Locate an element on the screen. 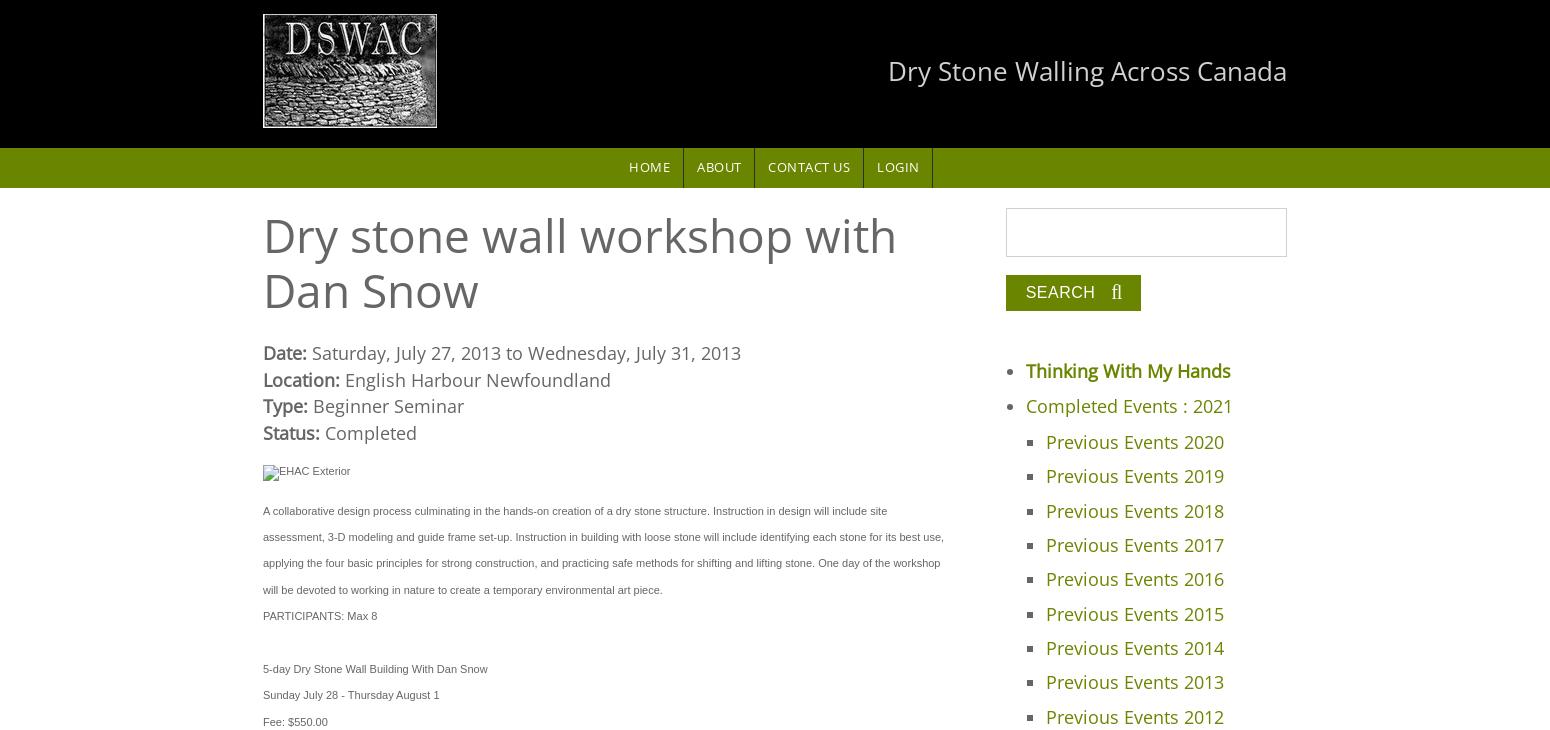 This screenshot has width=1550, height=730. 'Type:' is located at coordinates (287, 405).